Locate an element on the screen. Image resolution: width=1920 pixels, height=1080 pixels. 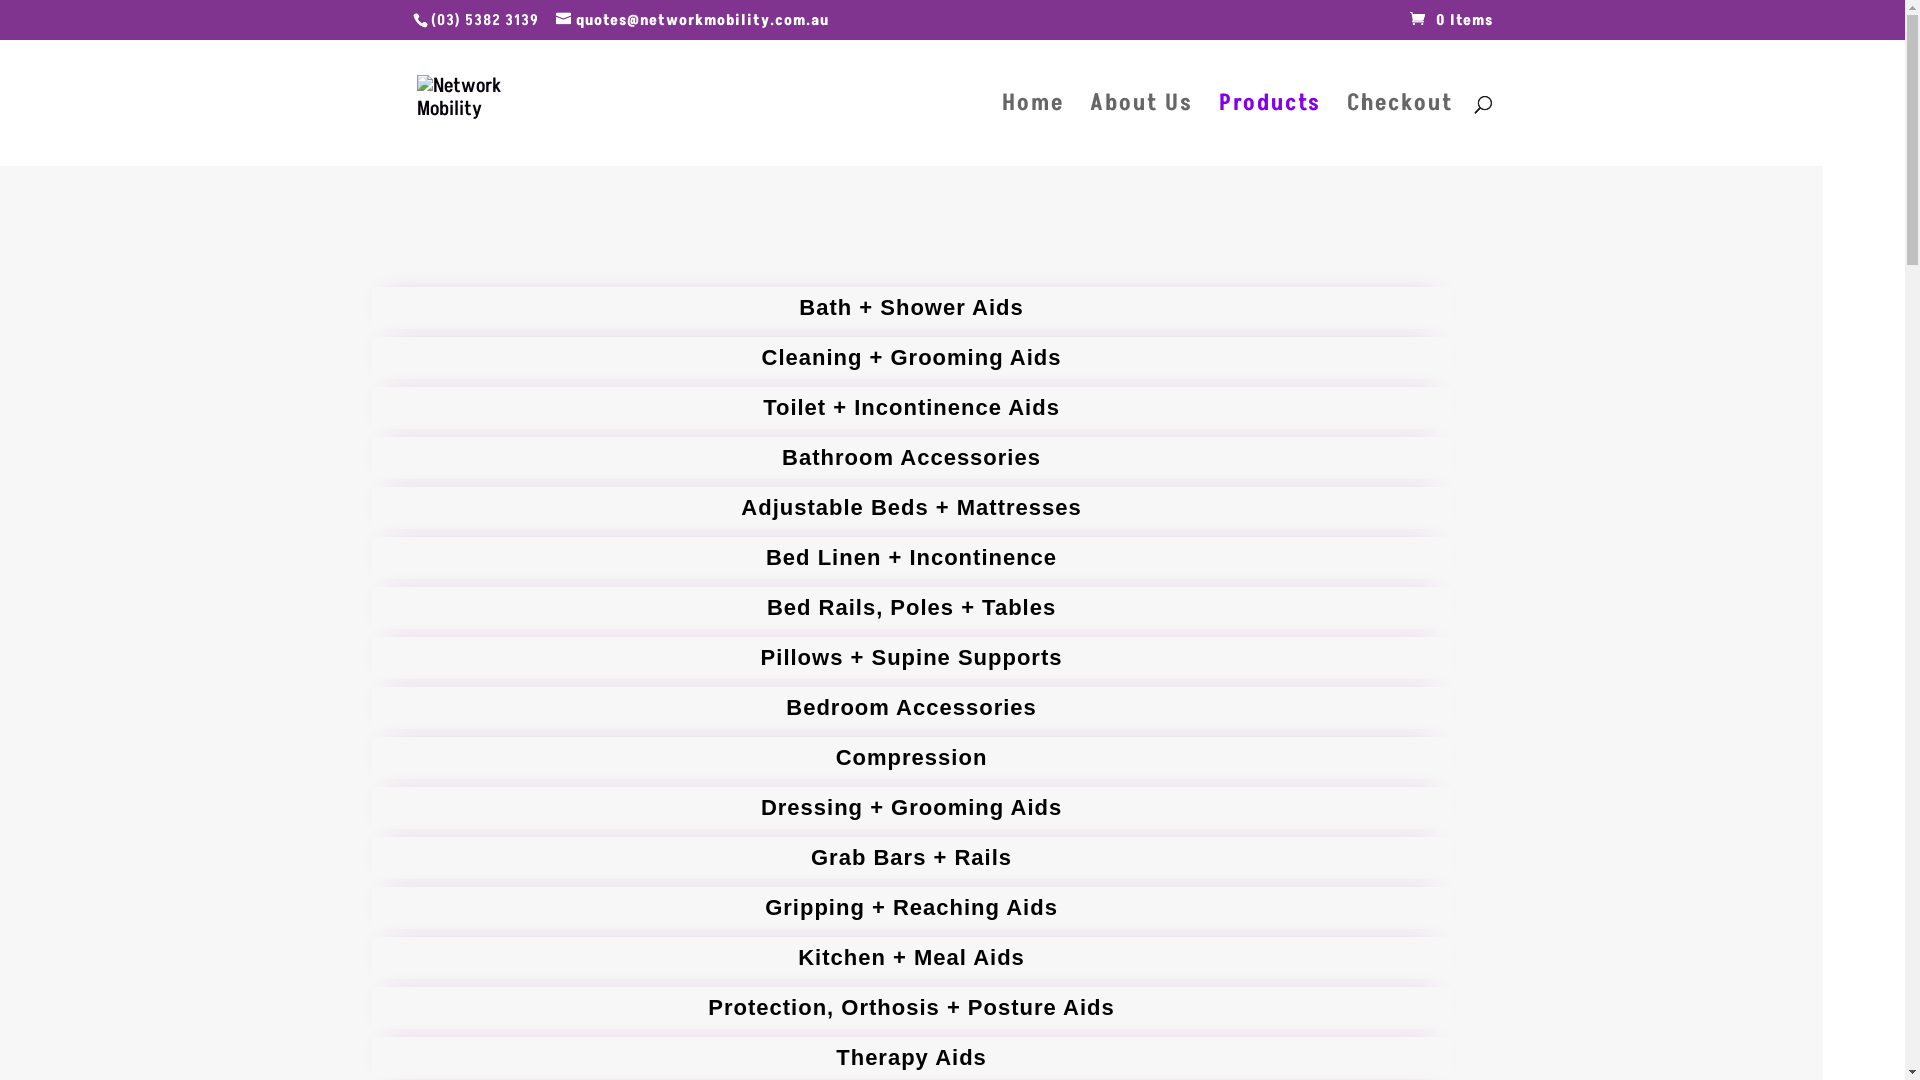
'Pillows + Supine Supports' is located at coordinates (911, 658).